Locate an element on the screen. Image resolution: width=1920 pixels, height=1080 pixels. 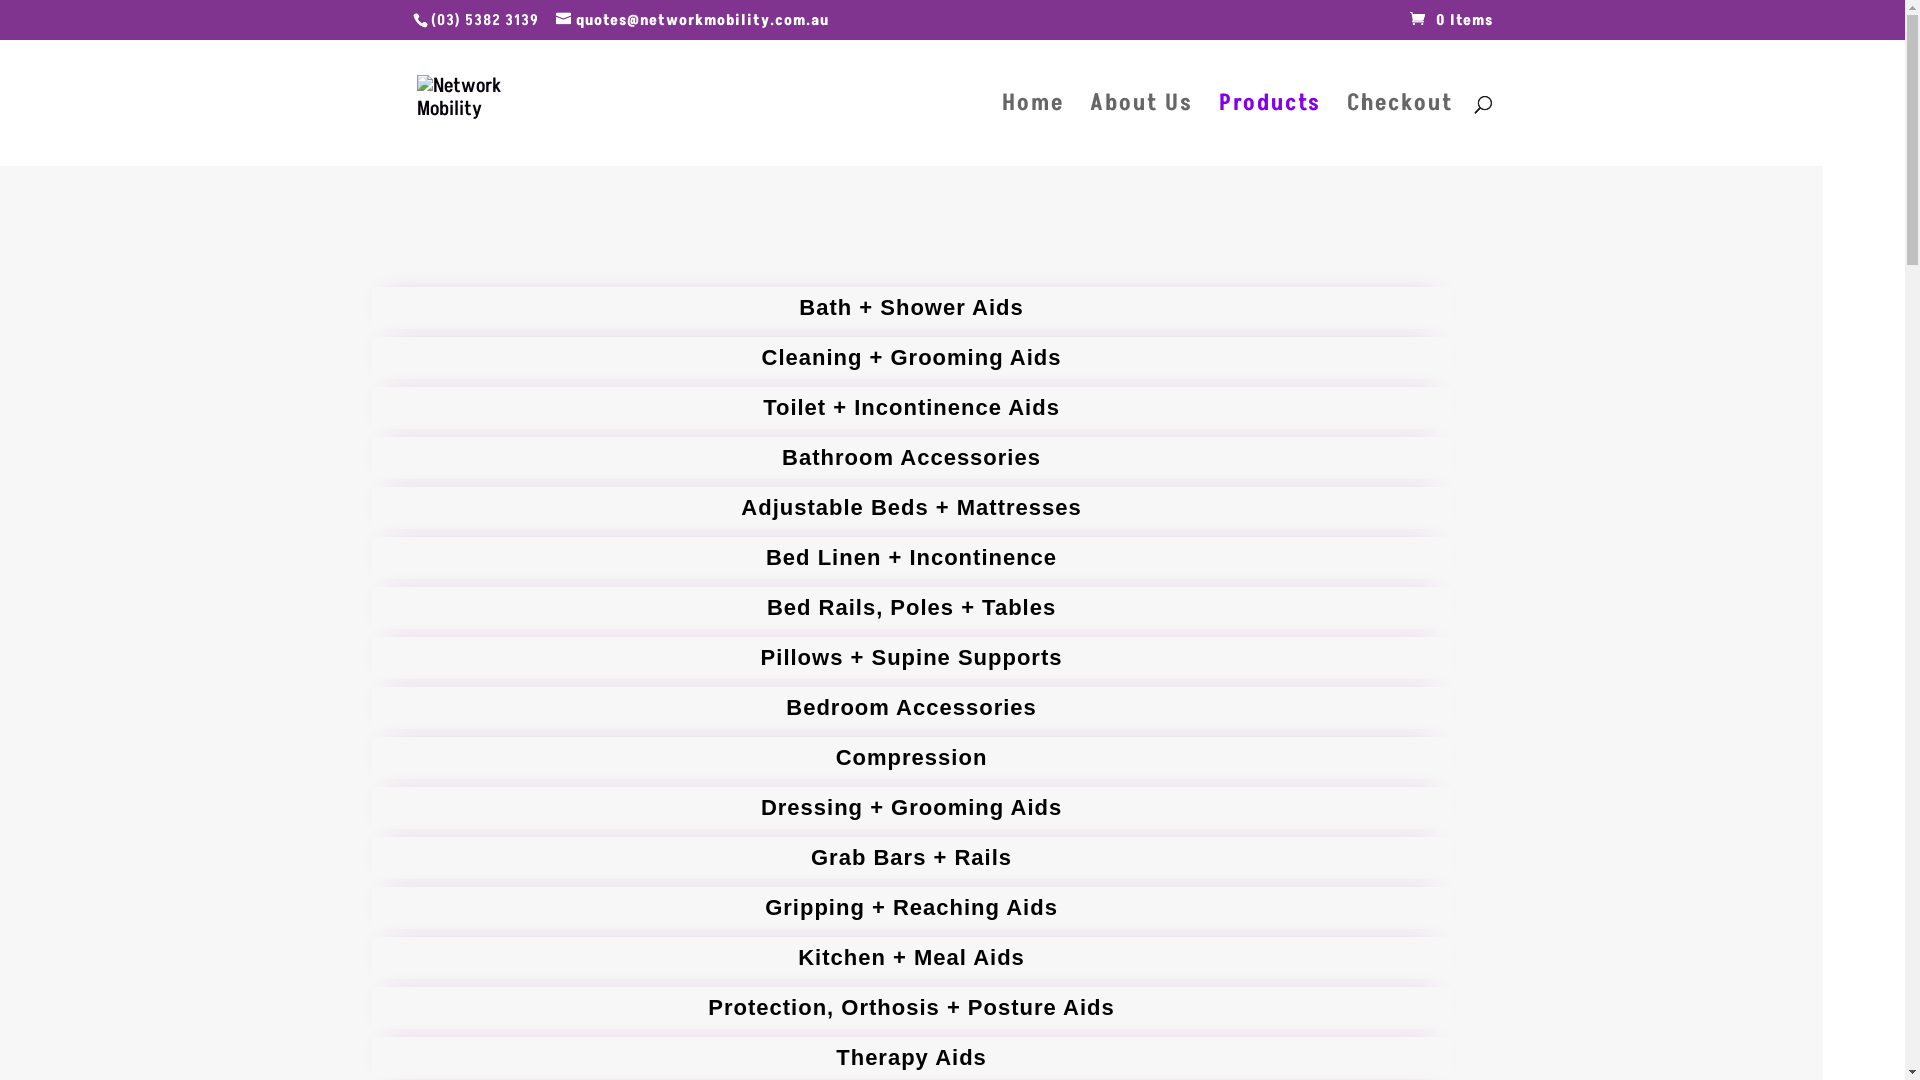
'Pillows + Supine Supports' is located at coordinates (911, 658).